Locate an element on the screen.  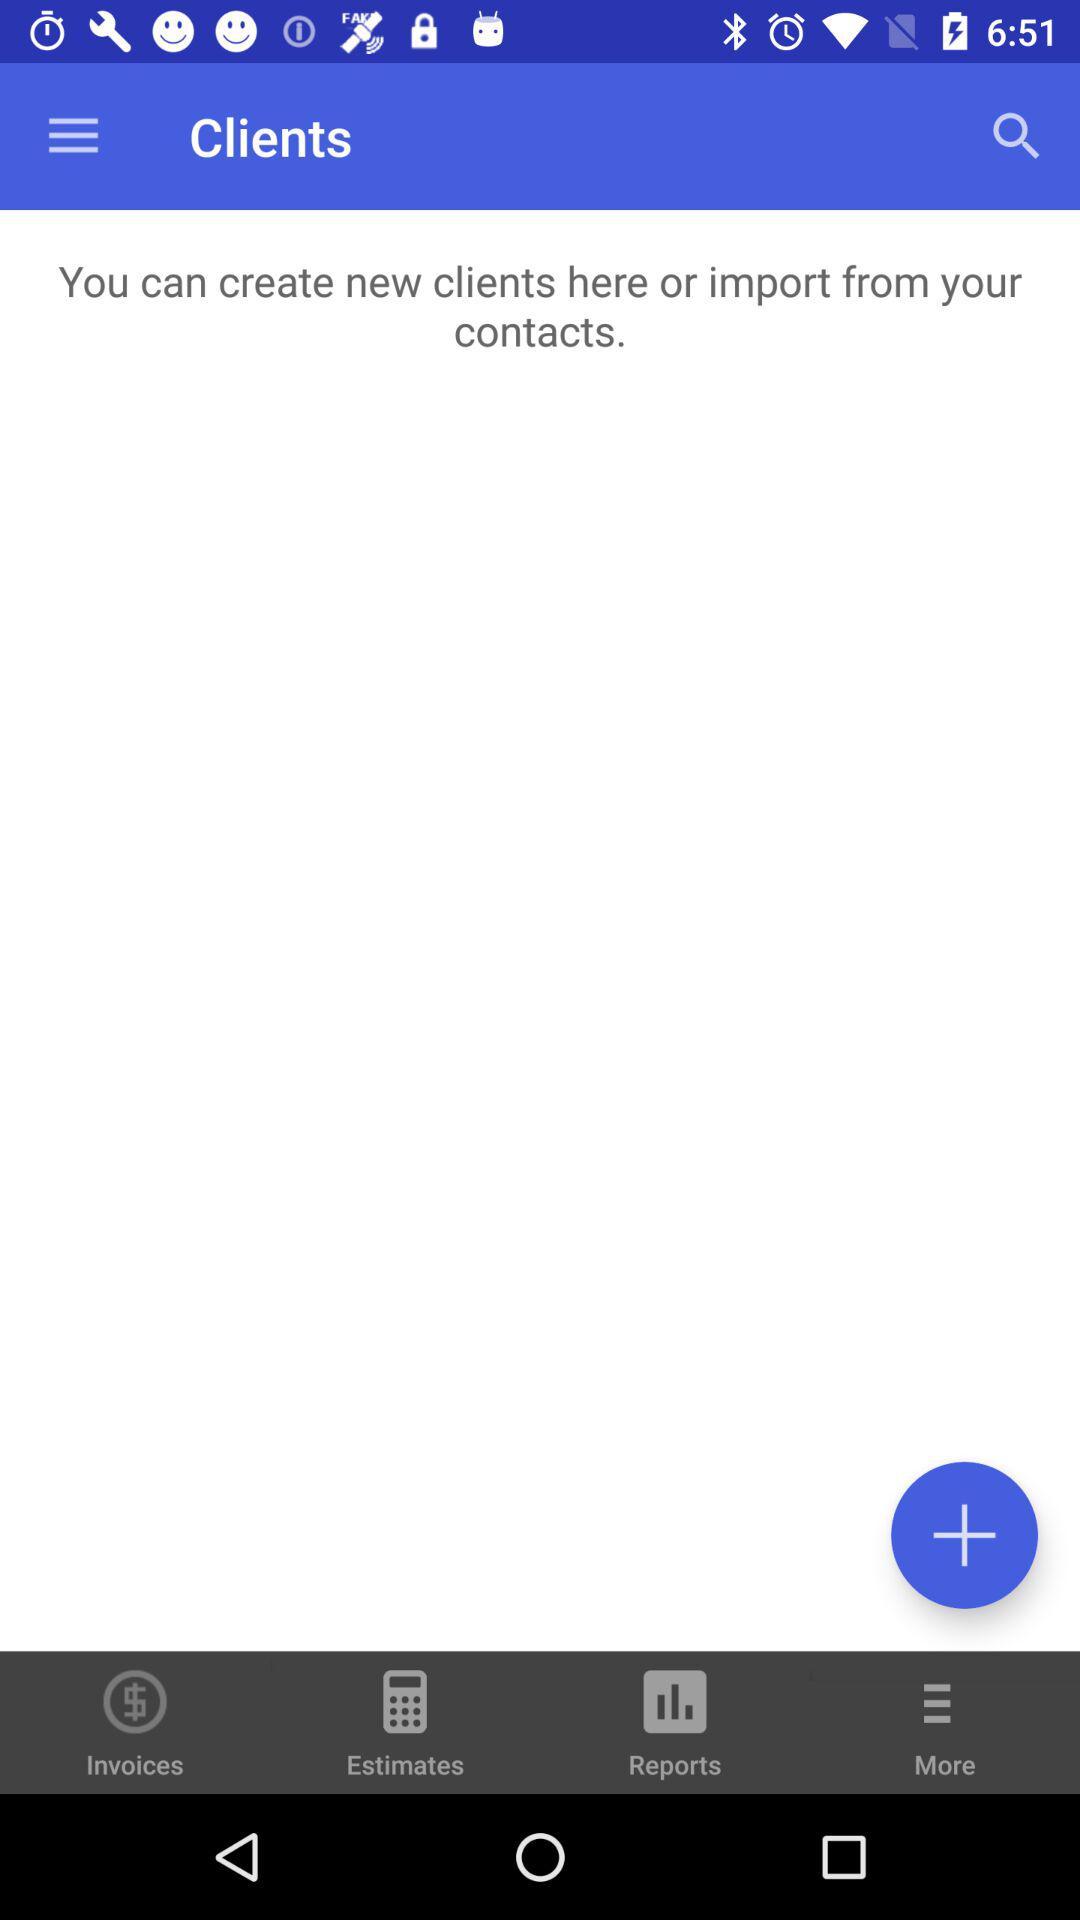
icon to the left of the reports item is located at coordinates (405, 1731).